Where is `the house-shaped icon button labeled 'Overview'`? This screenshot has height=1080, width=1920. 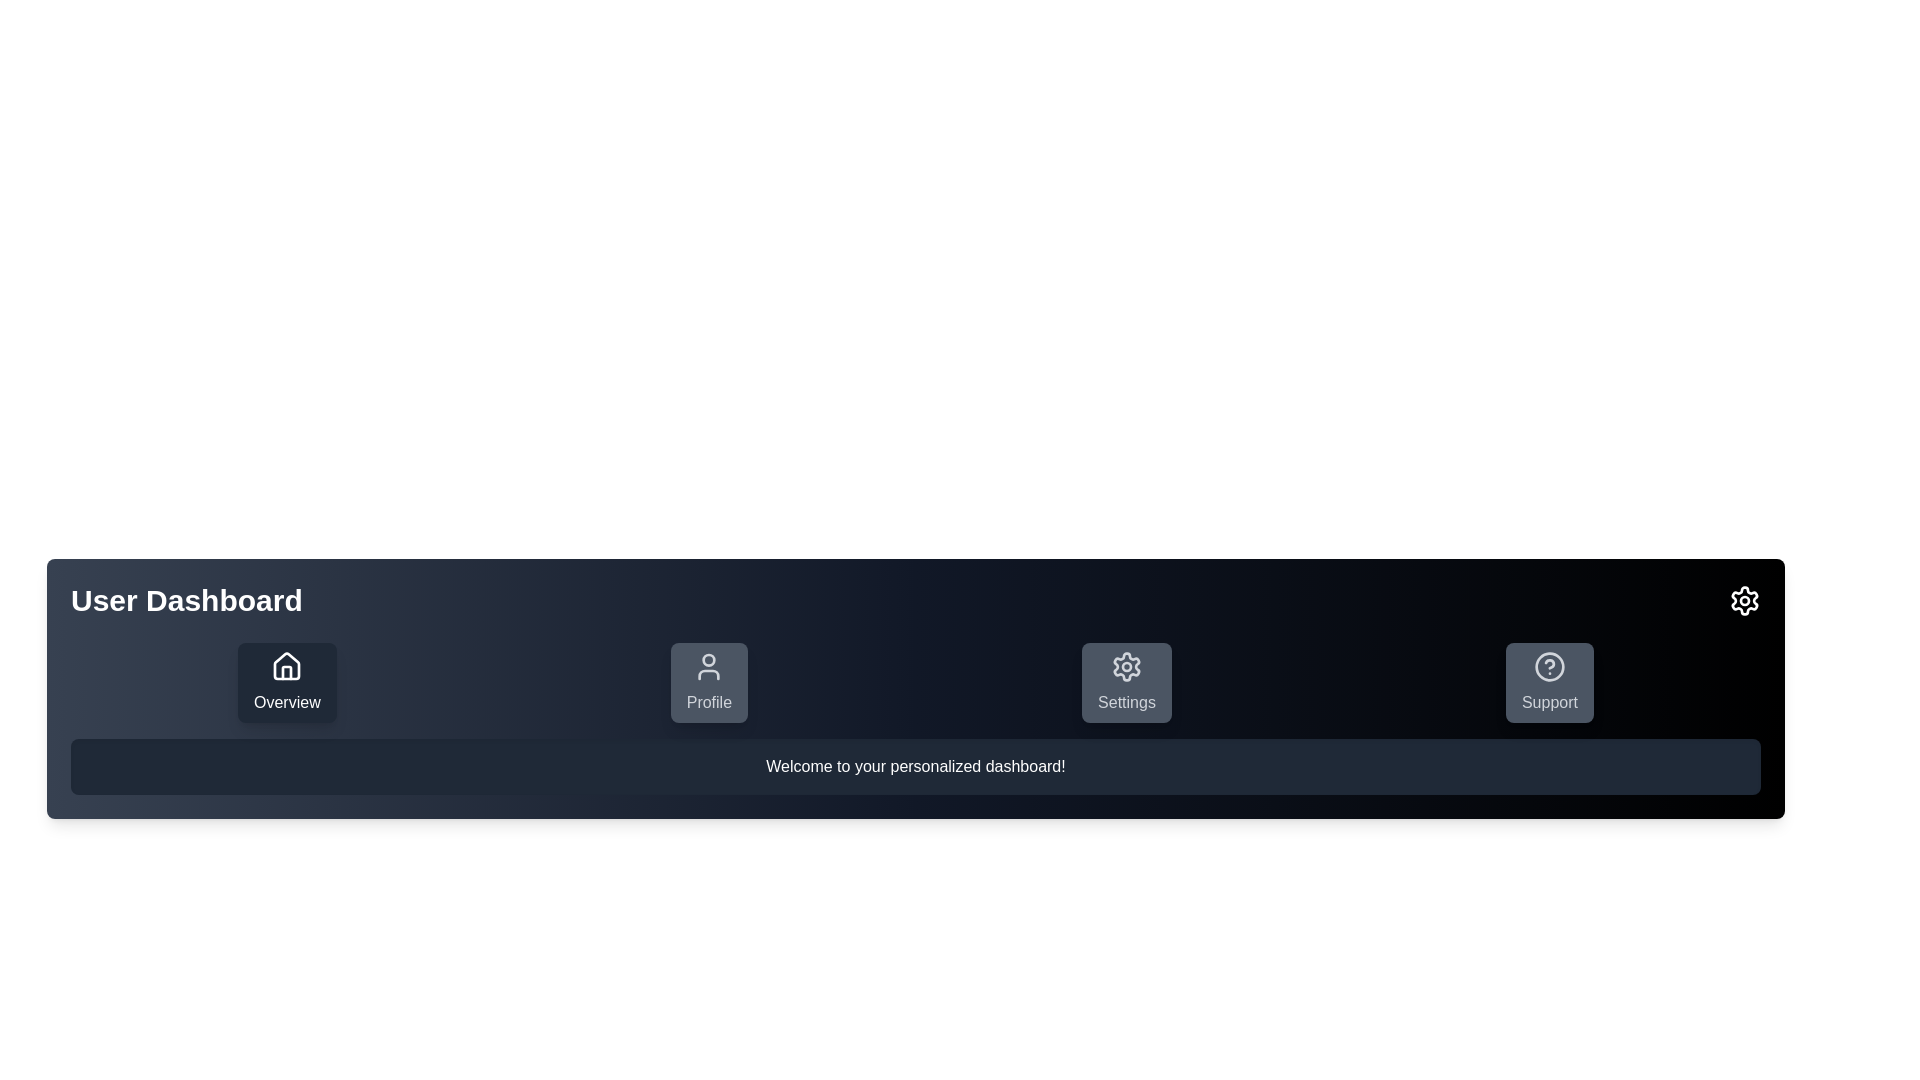 the house-shaped icon button labeled 'Overview' is located at coordinates (286, 666).